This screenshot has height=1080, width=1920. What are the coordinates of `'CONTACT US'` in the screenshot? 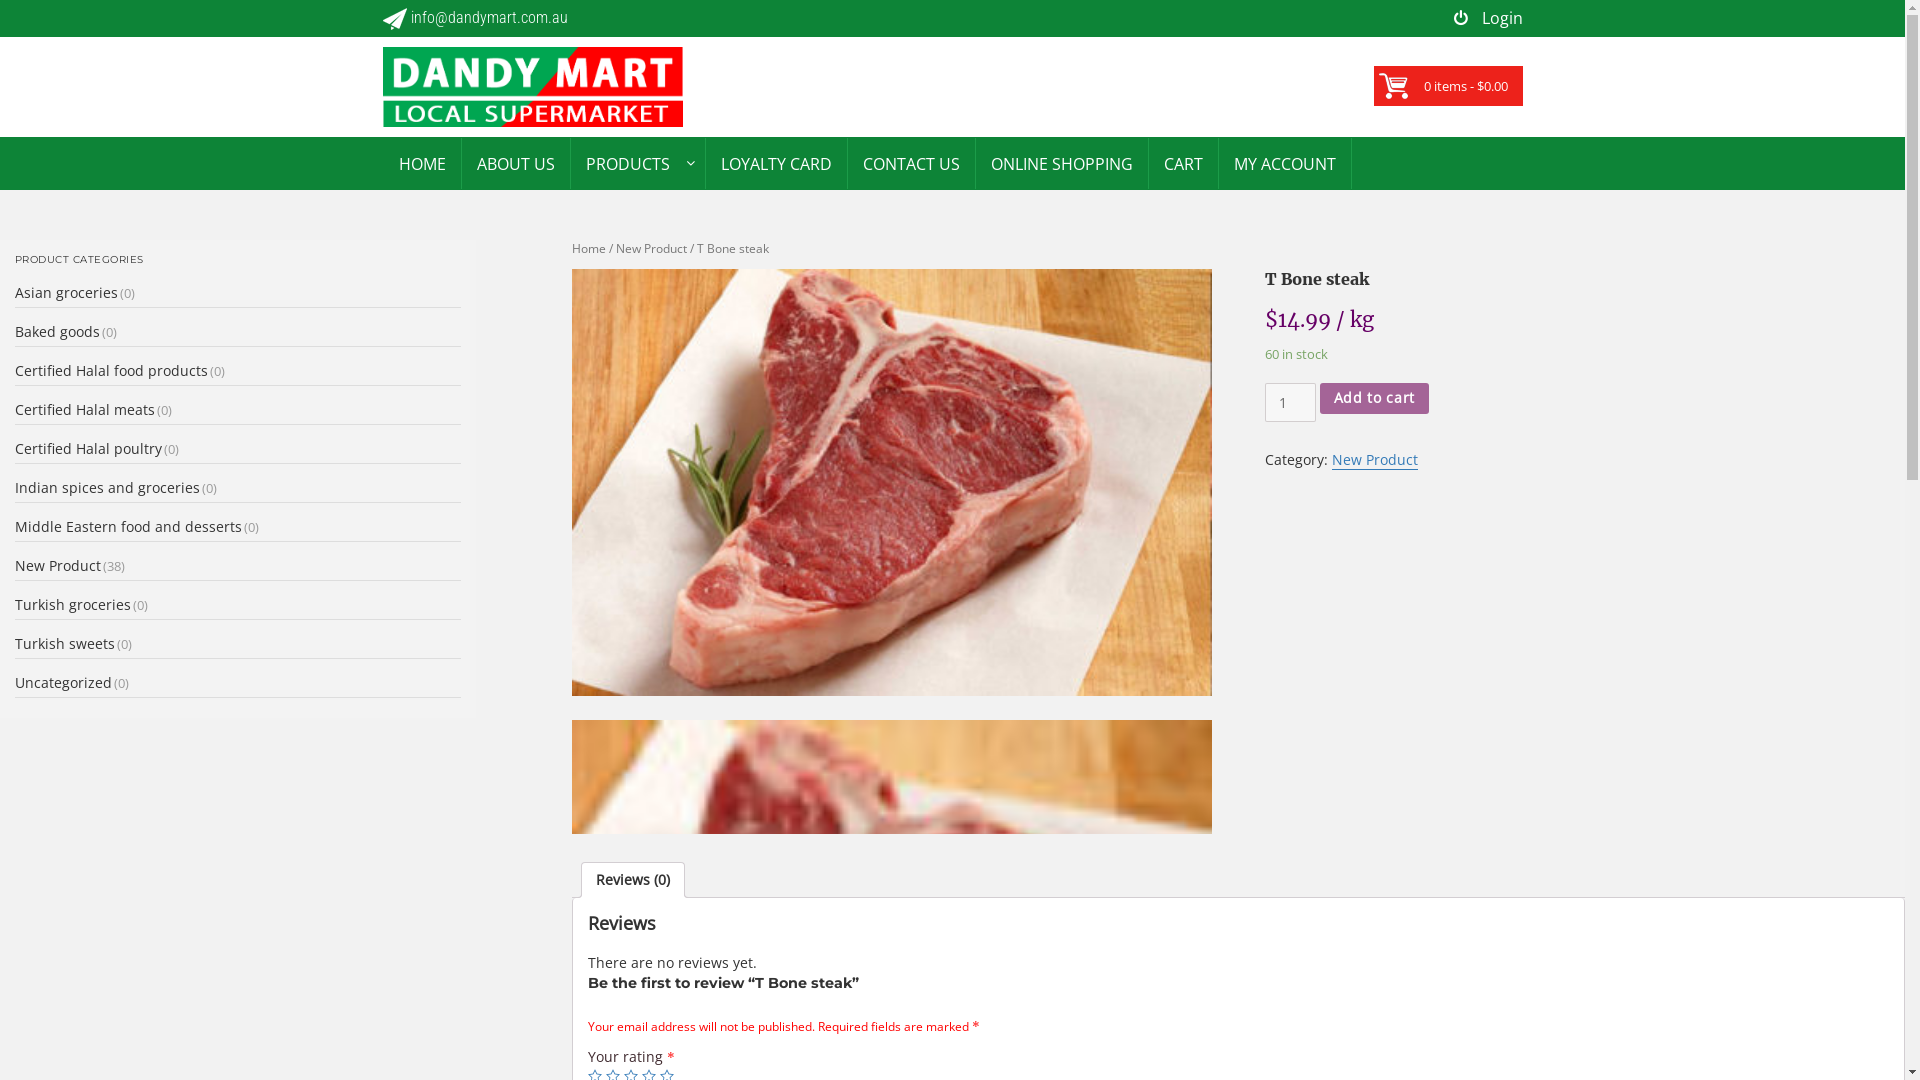 It's located at (910, 162).